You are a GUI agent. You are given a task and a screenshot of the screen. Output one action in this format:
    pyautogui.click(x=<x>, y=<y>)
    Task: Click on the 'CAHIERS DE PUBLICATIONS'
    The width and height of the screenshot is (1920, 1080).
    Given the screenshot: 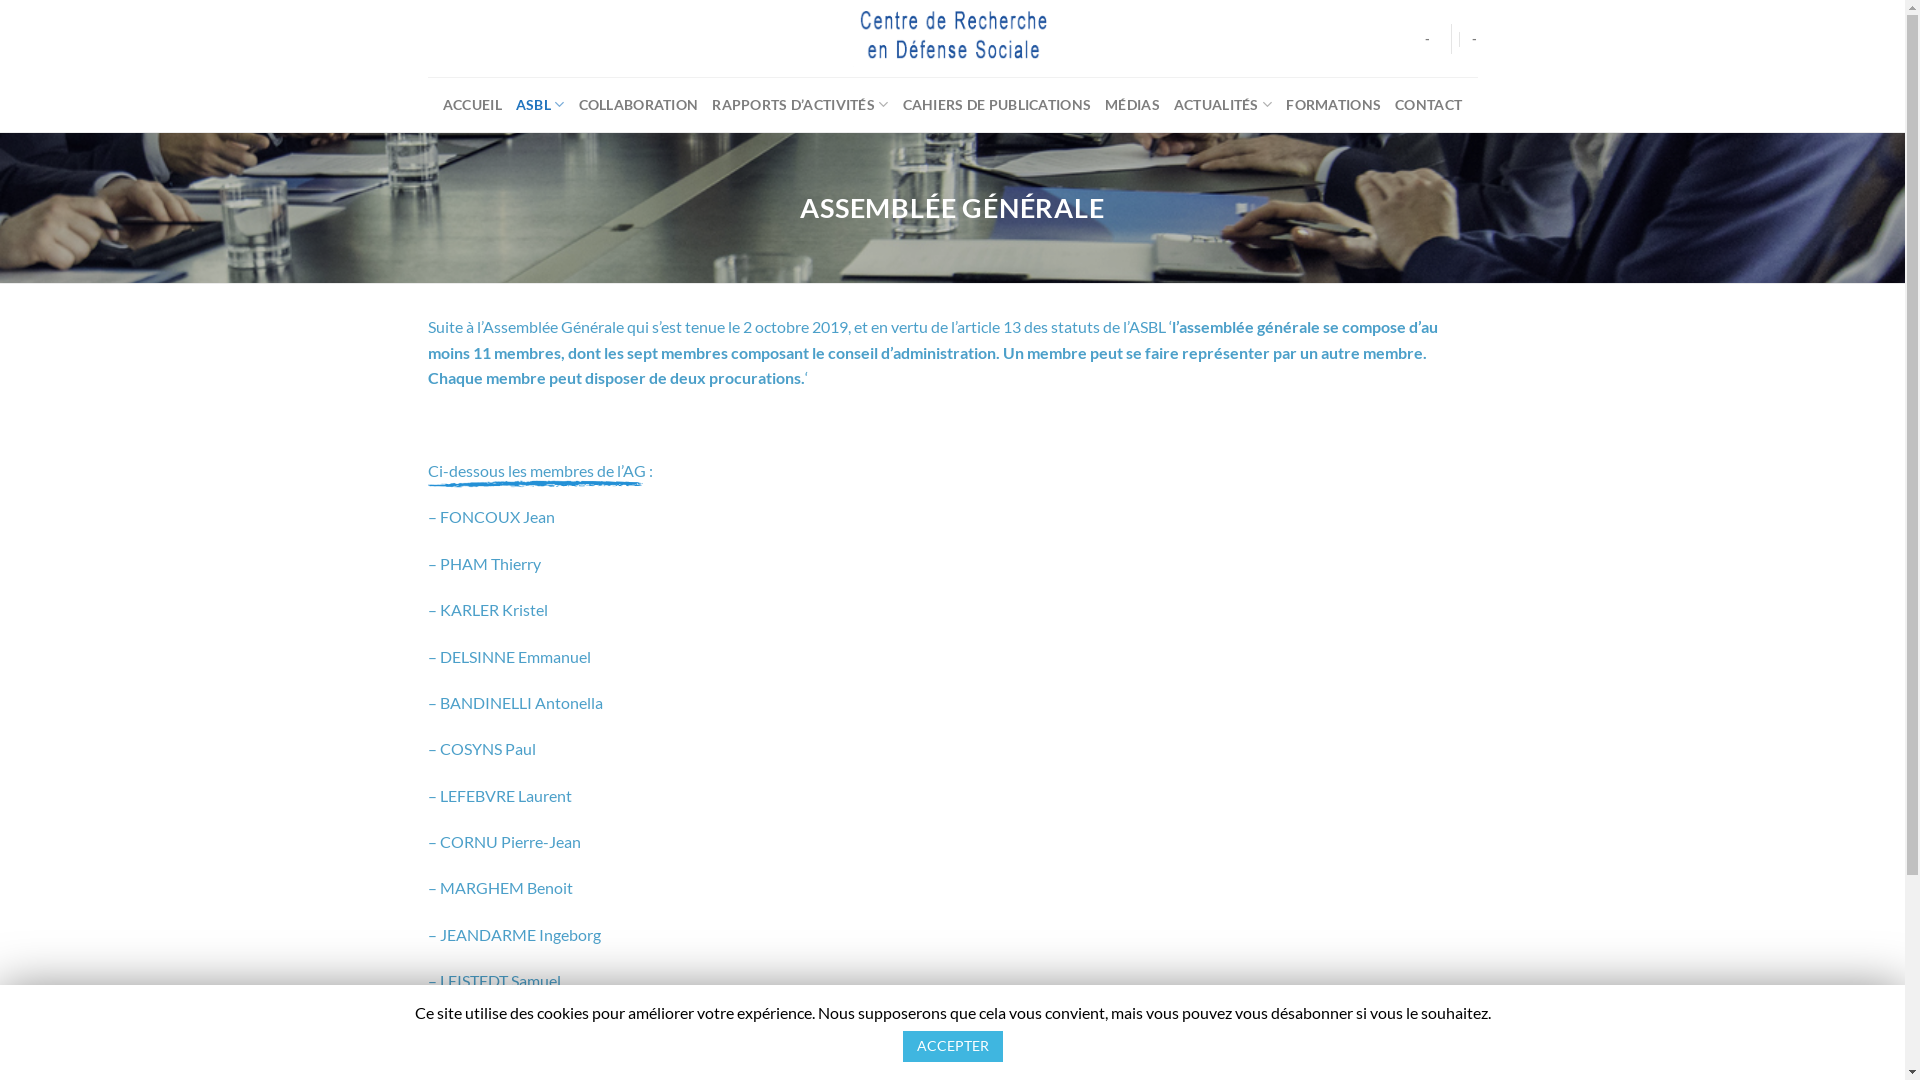 What is the action you would take?
    pyautogui.click(x=996, y=104)
    